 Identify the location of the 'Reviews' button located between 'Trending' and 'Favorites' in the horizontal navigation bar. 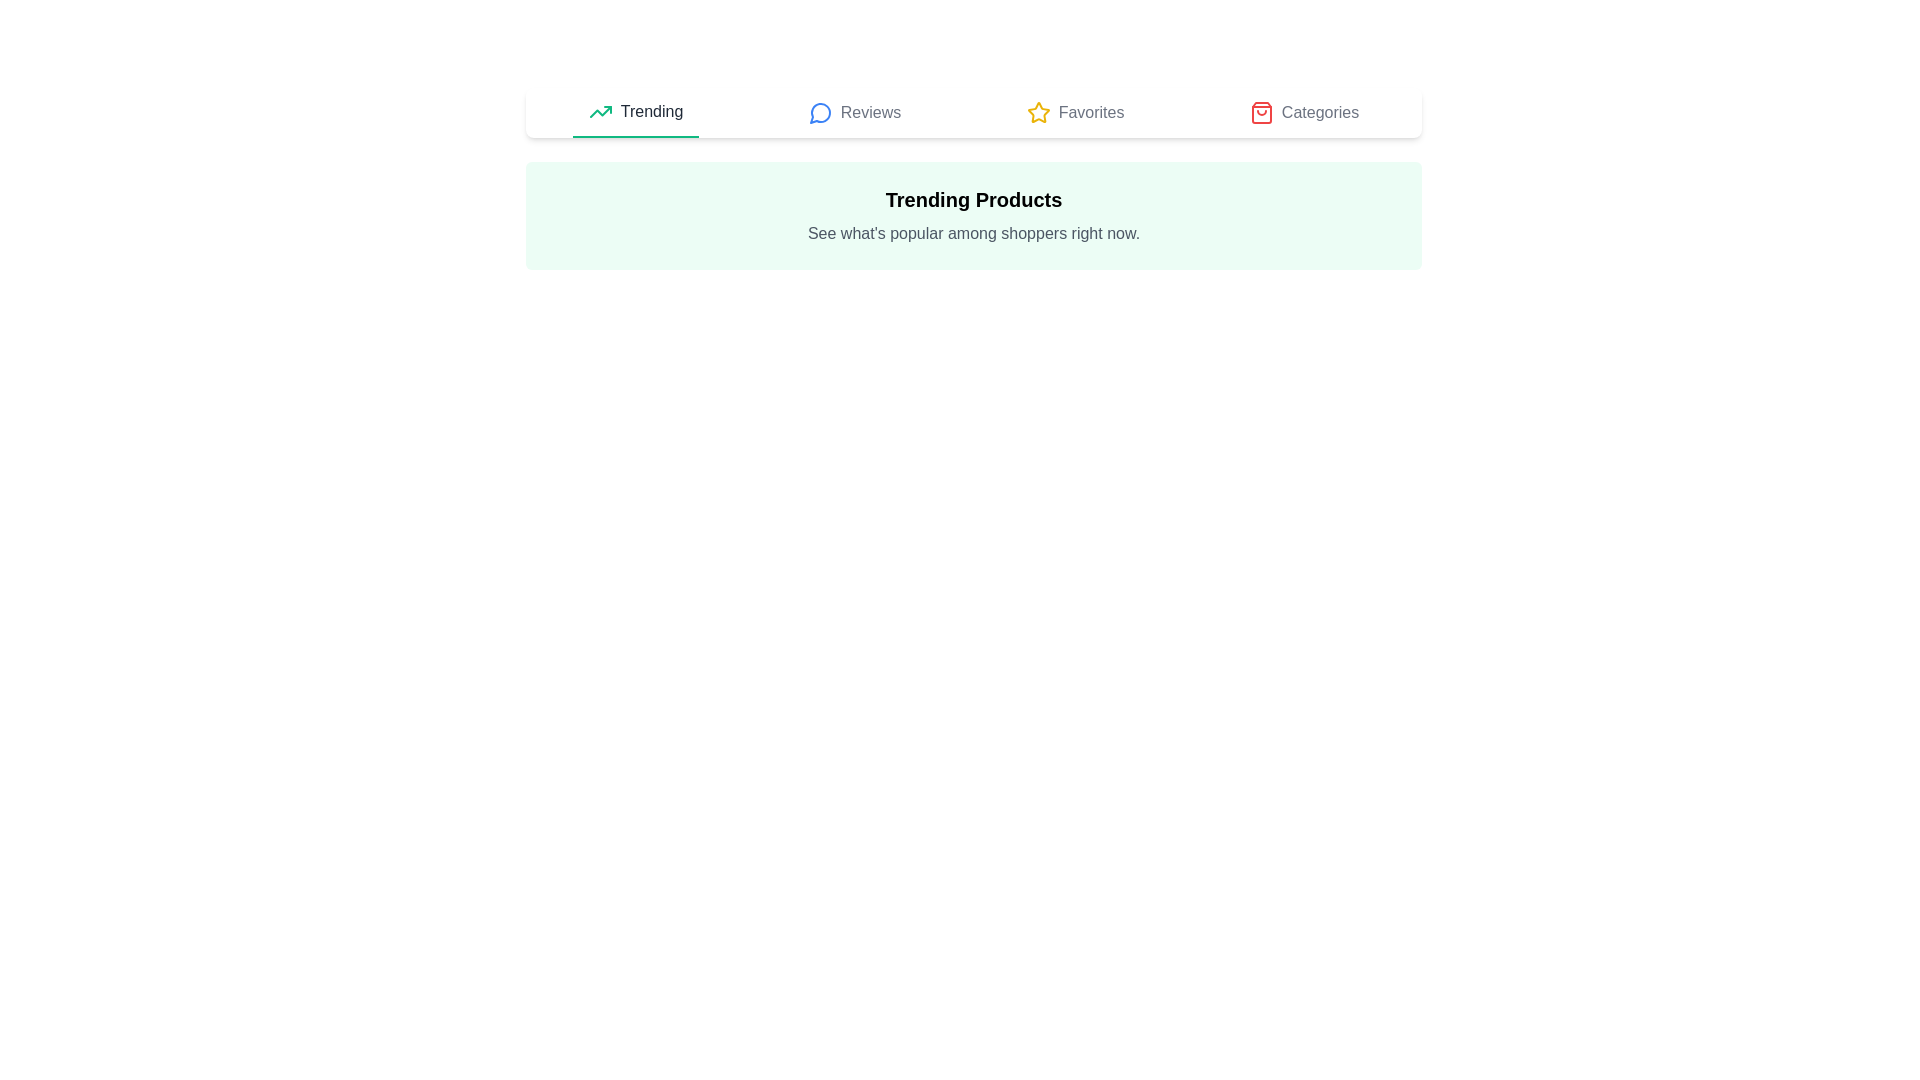
(854, 112).